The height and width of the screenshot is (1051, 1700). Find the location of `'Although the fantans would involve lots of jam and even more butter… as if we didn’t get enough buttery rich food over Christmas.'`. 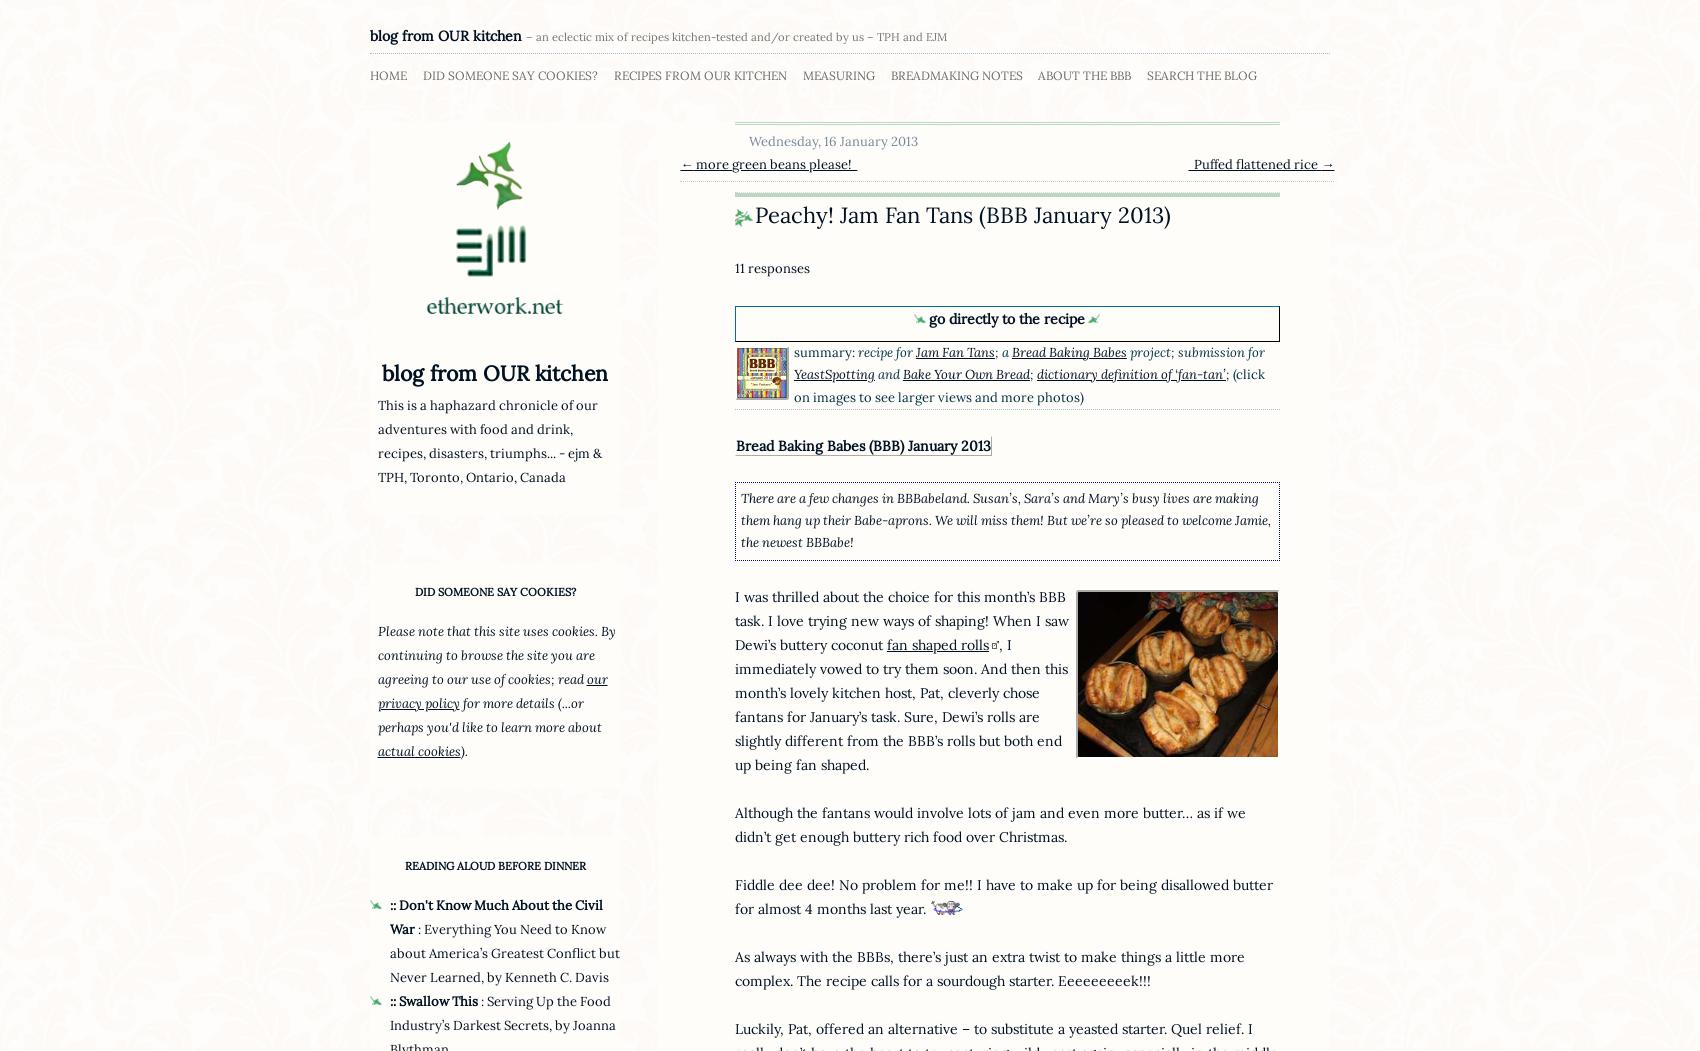

'Although the fantans would involve lots of jam and even more butter… as if we didn’t get enough buttery rich food over Christmas.' is located at coordinates (988, 823).